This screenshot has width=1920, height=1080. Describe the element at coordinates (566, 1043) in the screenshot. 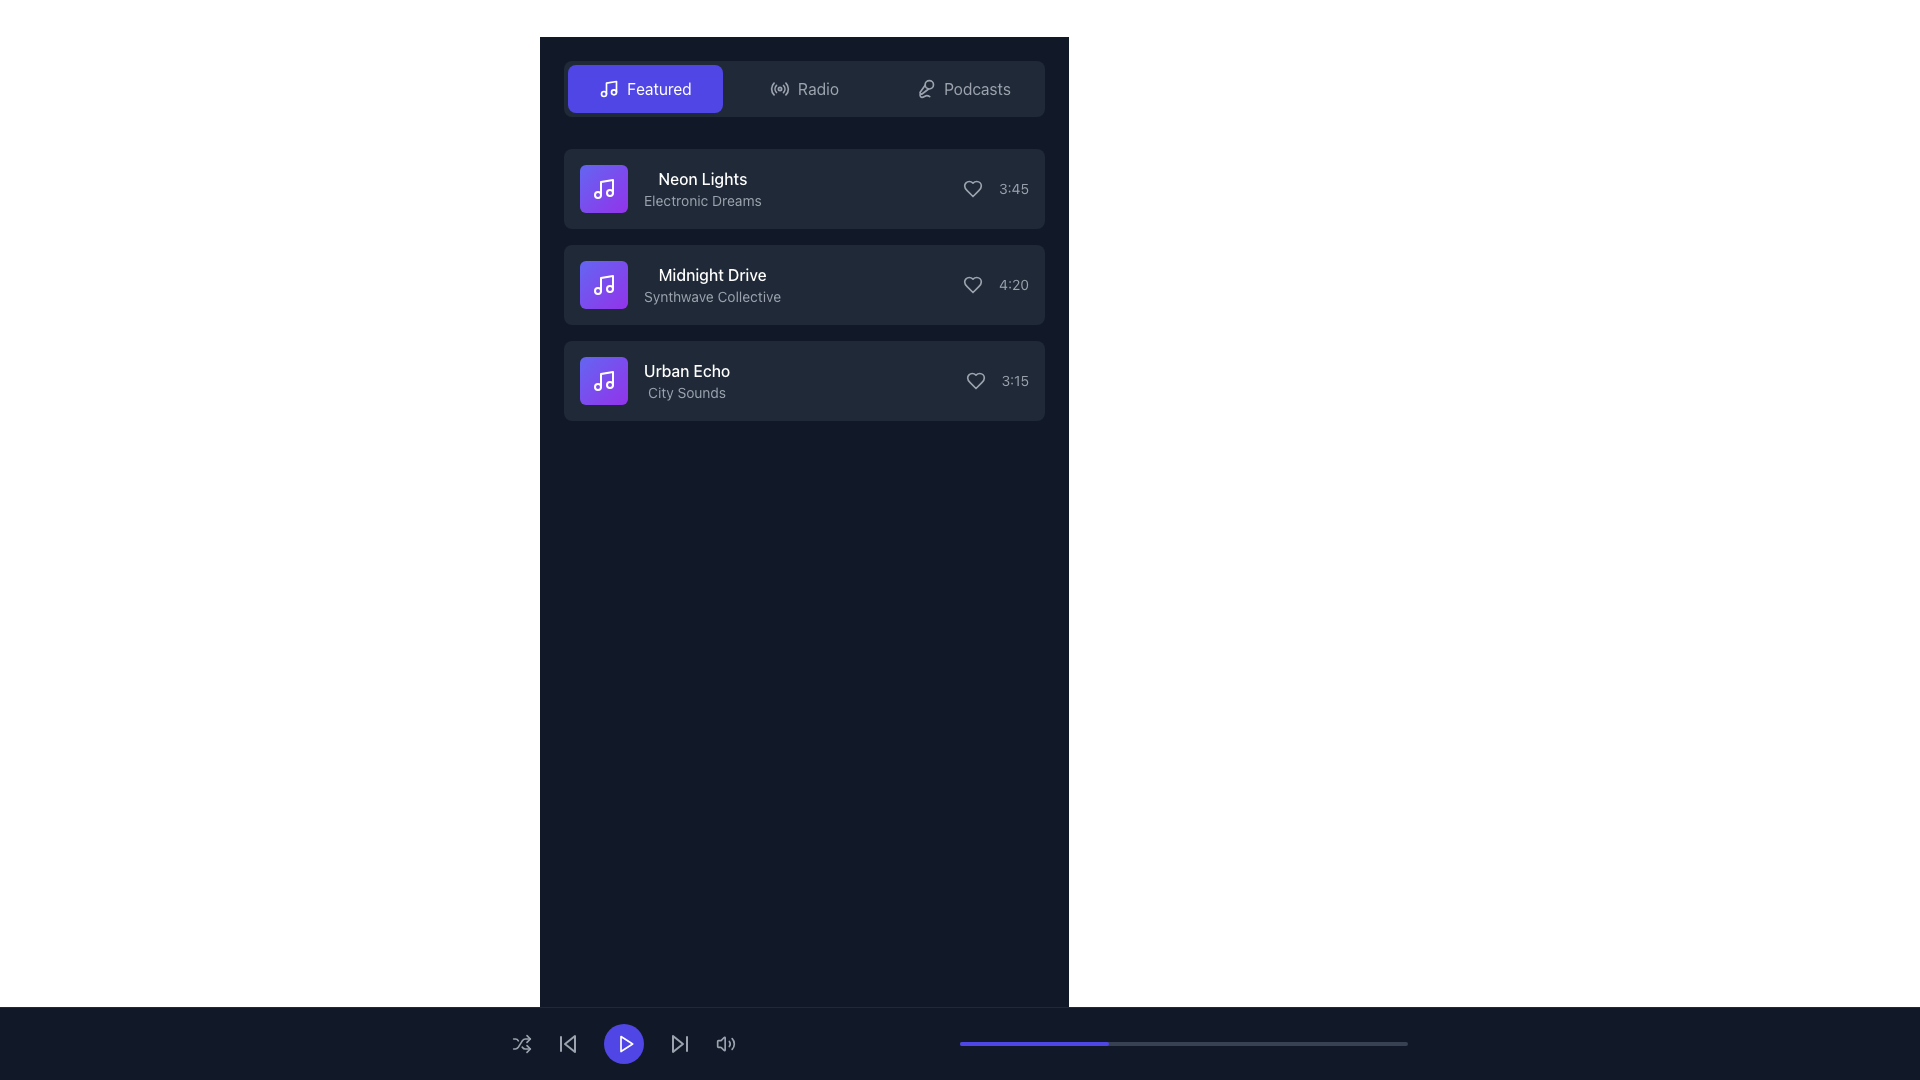

I see `the small triangular-shaped 'skip back' button located at the bottom of the interface to change its color from gray to white` at that location.